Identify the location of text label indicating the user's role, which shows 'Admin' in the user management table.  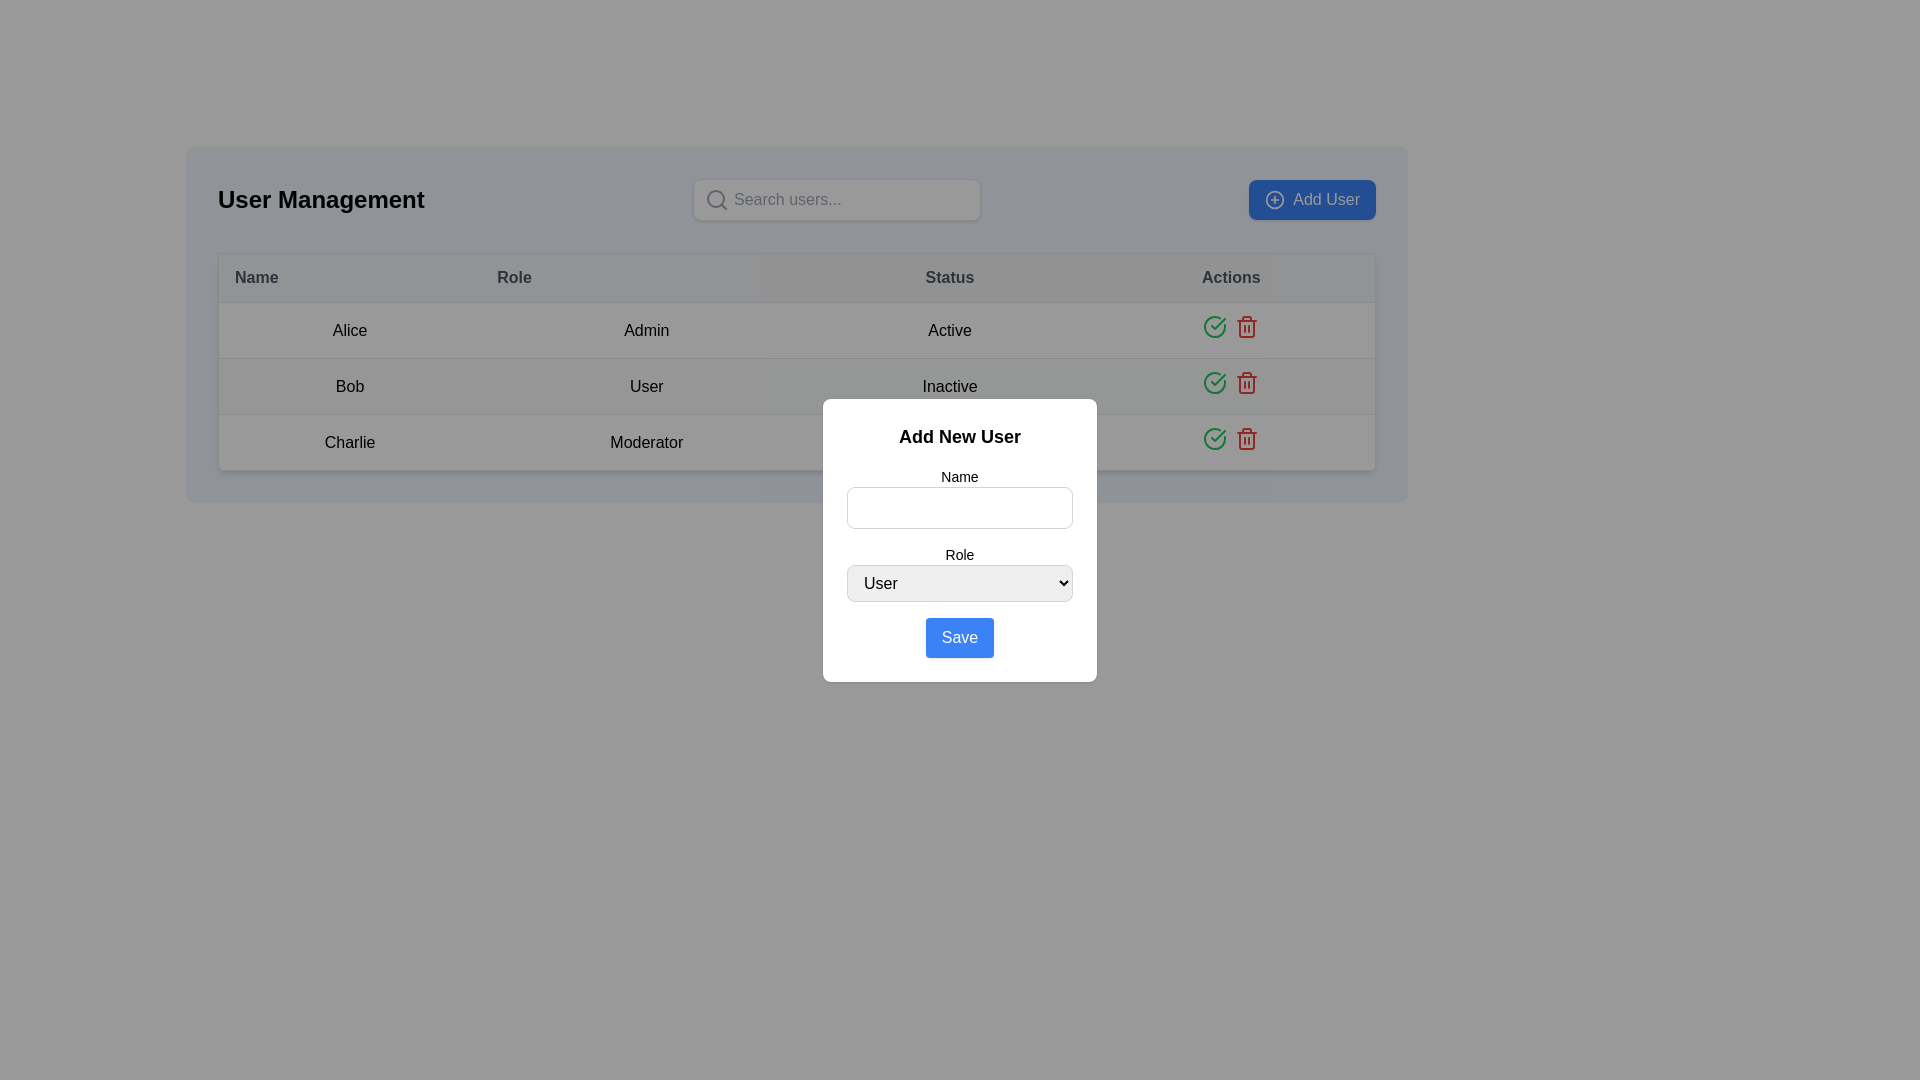
(646, 329).